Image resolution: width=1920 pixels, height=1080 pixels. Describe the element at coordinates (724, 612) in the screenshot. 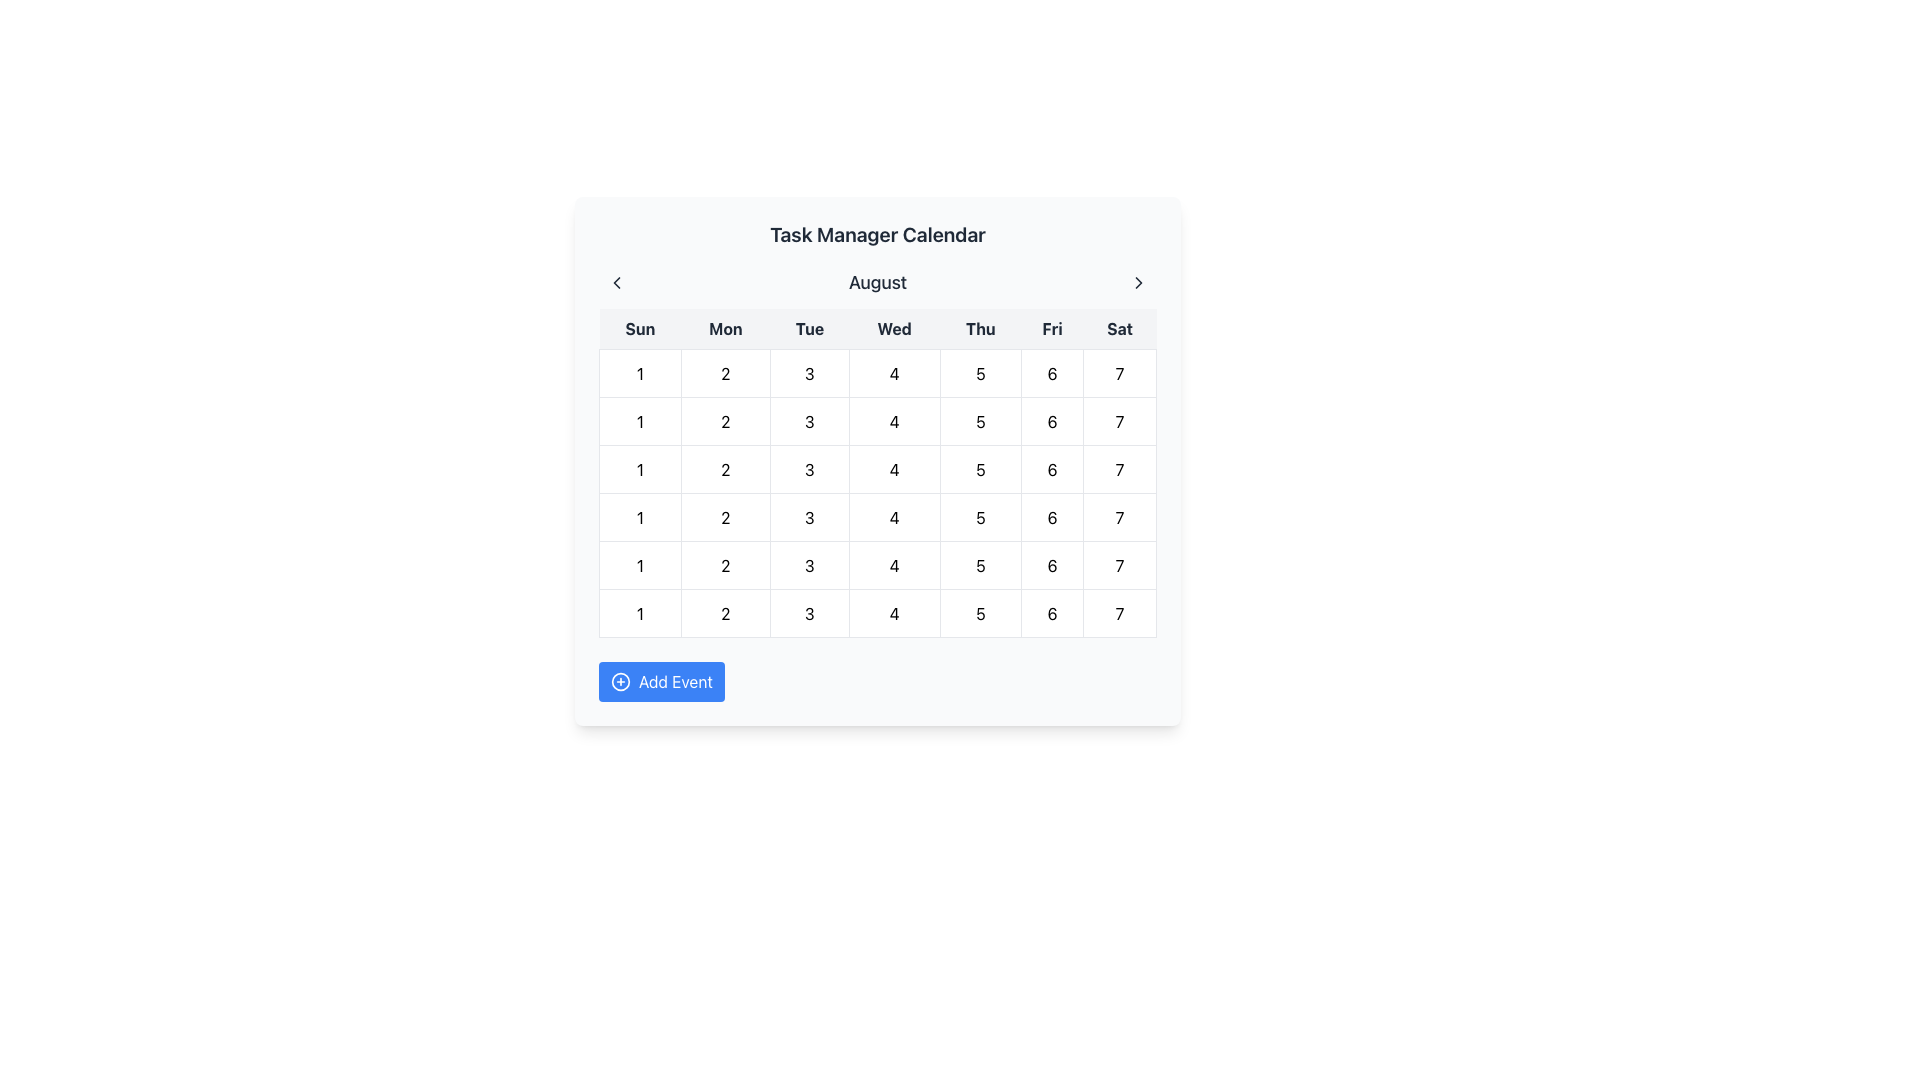

I see `the text-based calendar cell containing the number '2' in the 'Monday' column` at that location.